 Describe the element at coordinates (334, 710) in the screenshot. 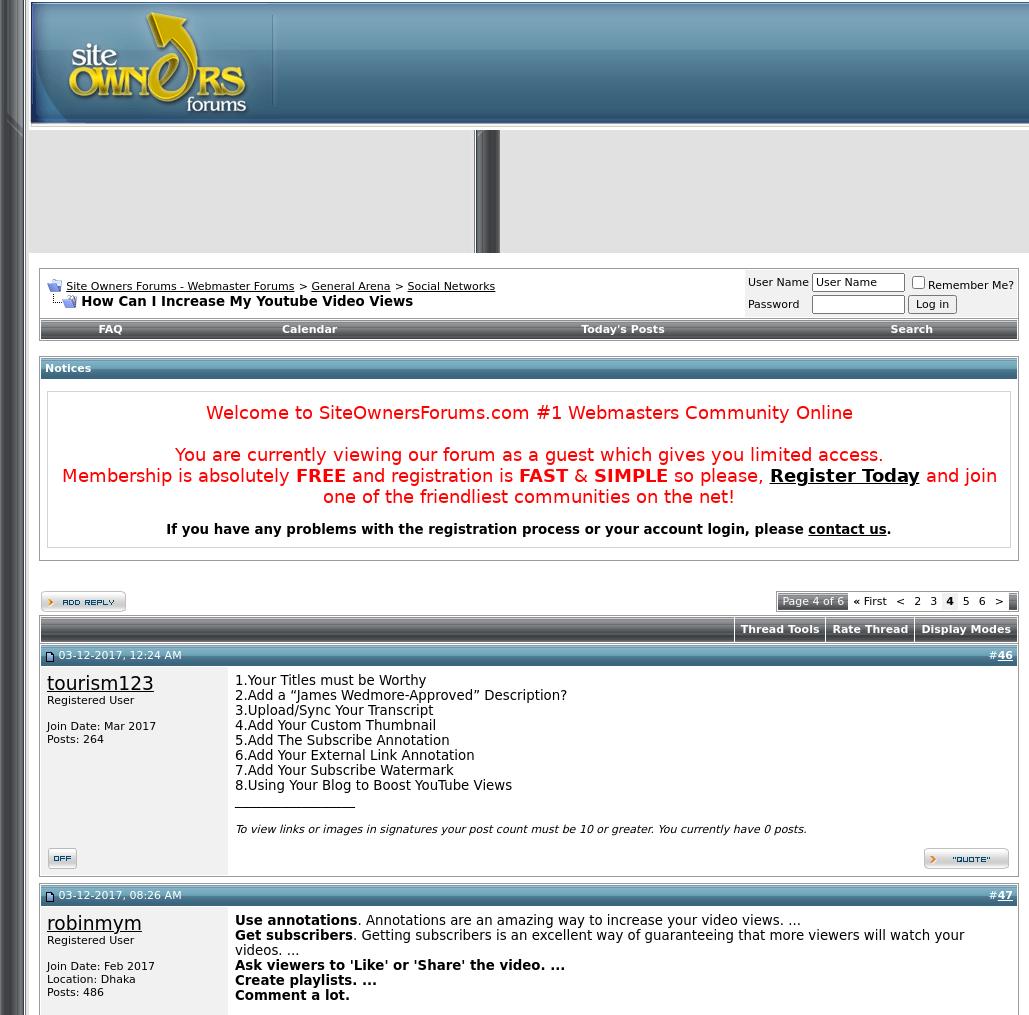

I see `'3.Upload/Sync Your Transcript'` at that location.